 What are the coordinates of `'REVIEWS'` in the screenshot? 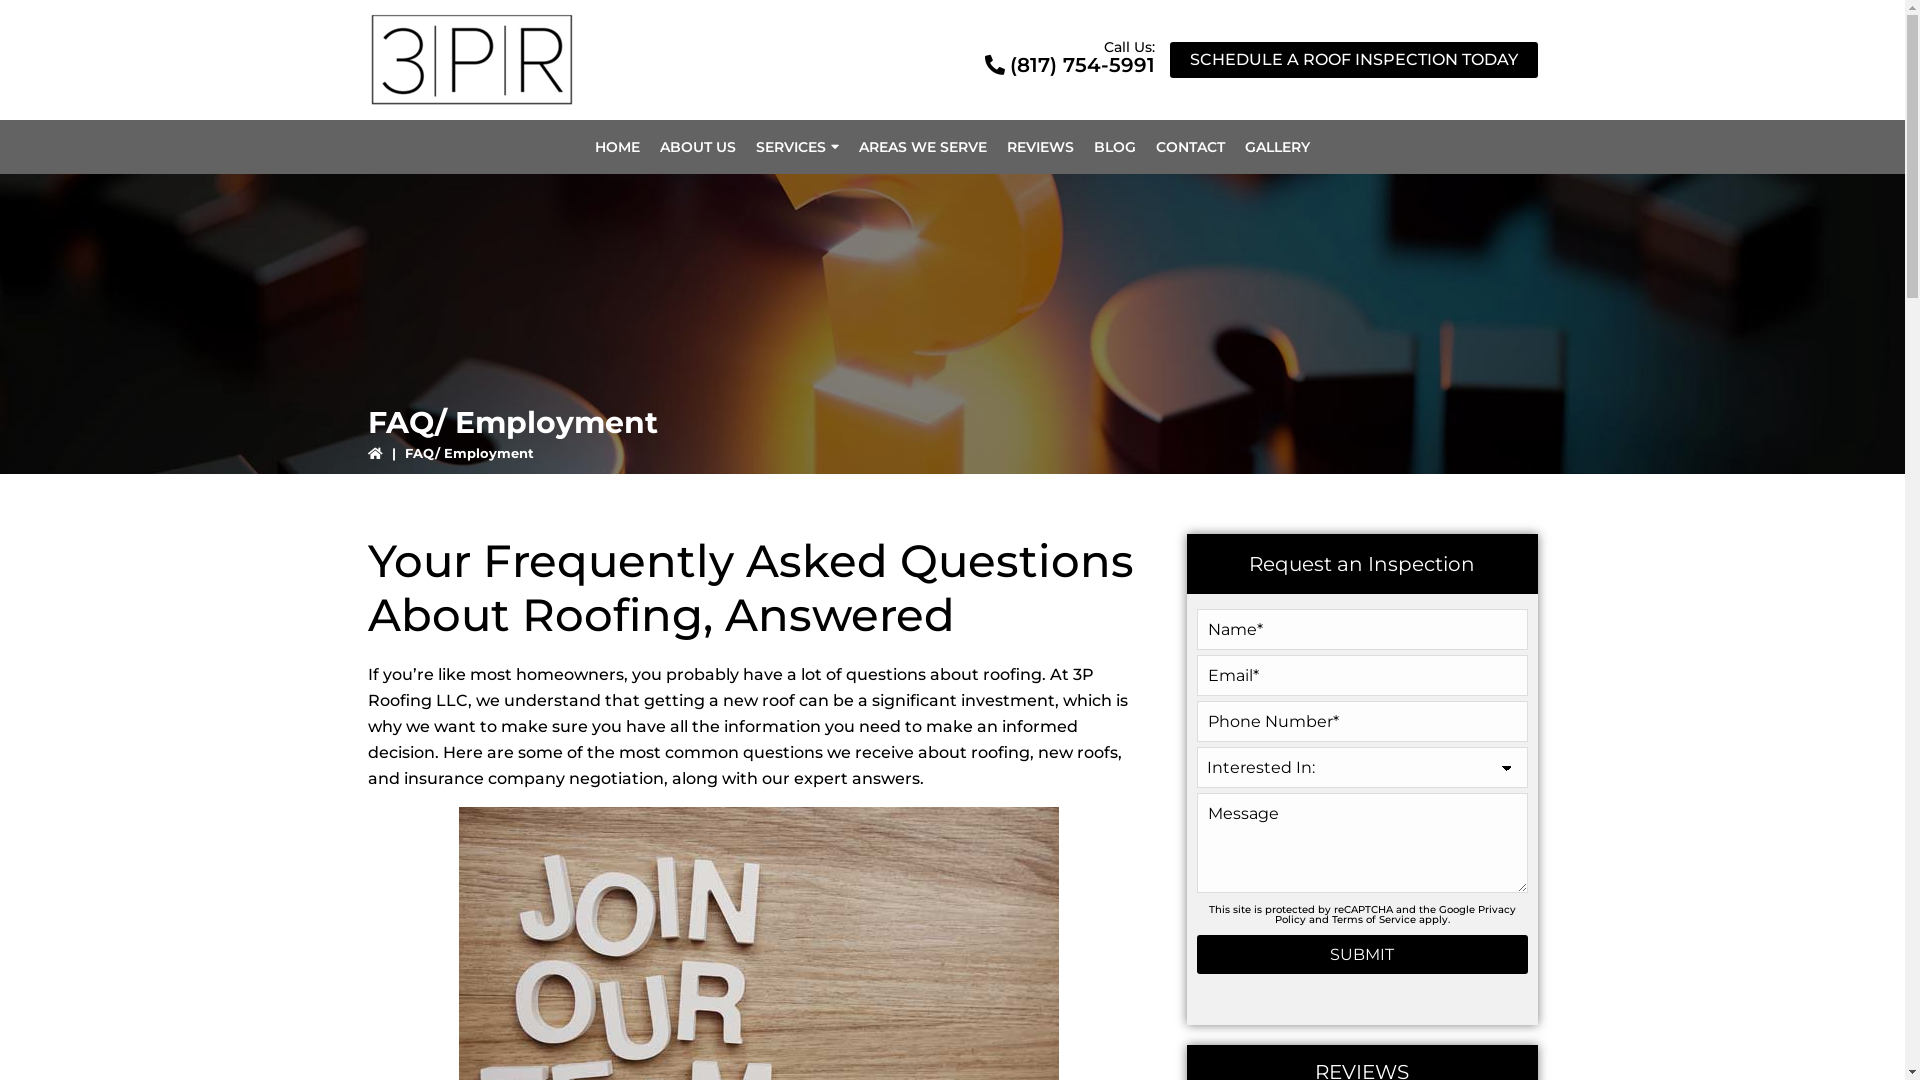 It's located at (1040, 145).